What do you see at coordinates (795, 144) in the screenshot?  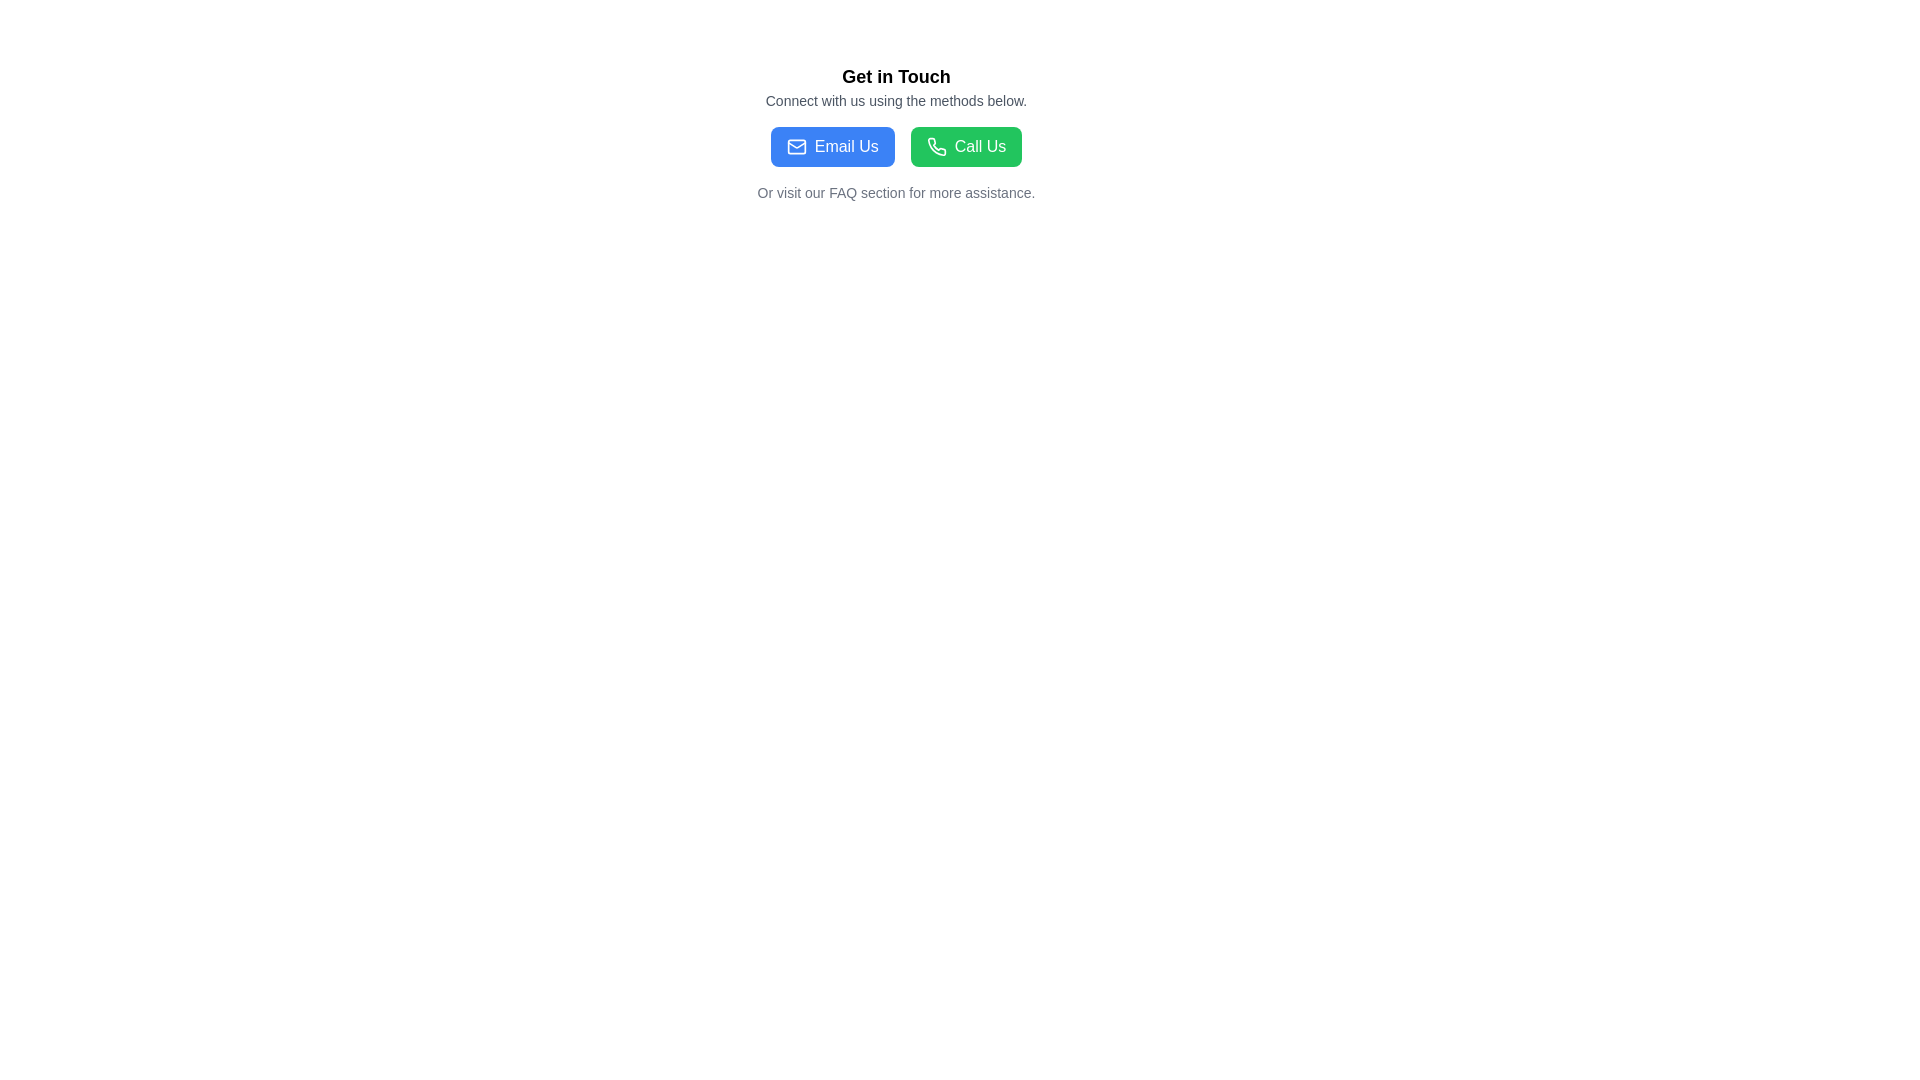 I see `the envelope flap icon, which is part of the outlined envelope icon located to the left of the 'Email Us' button` at bounding box center [795, 144].